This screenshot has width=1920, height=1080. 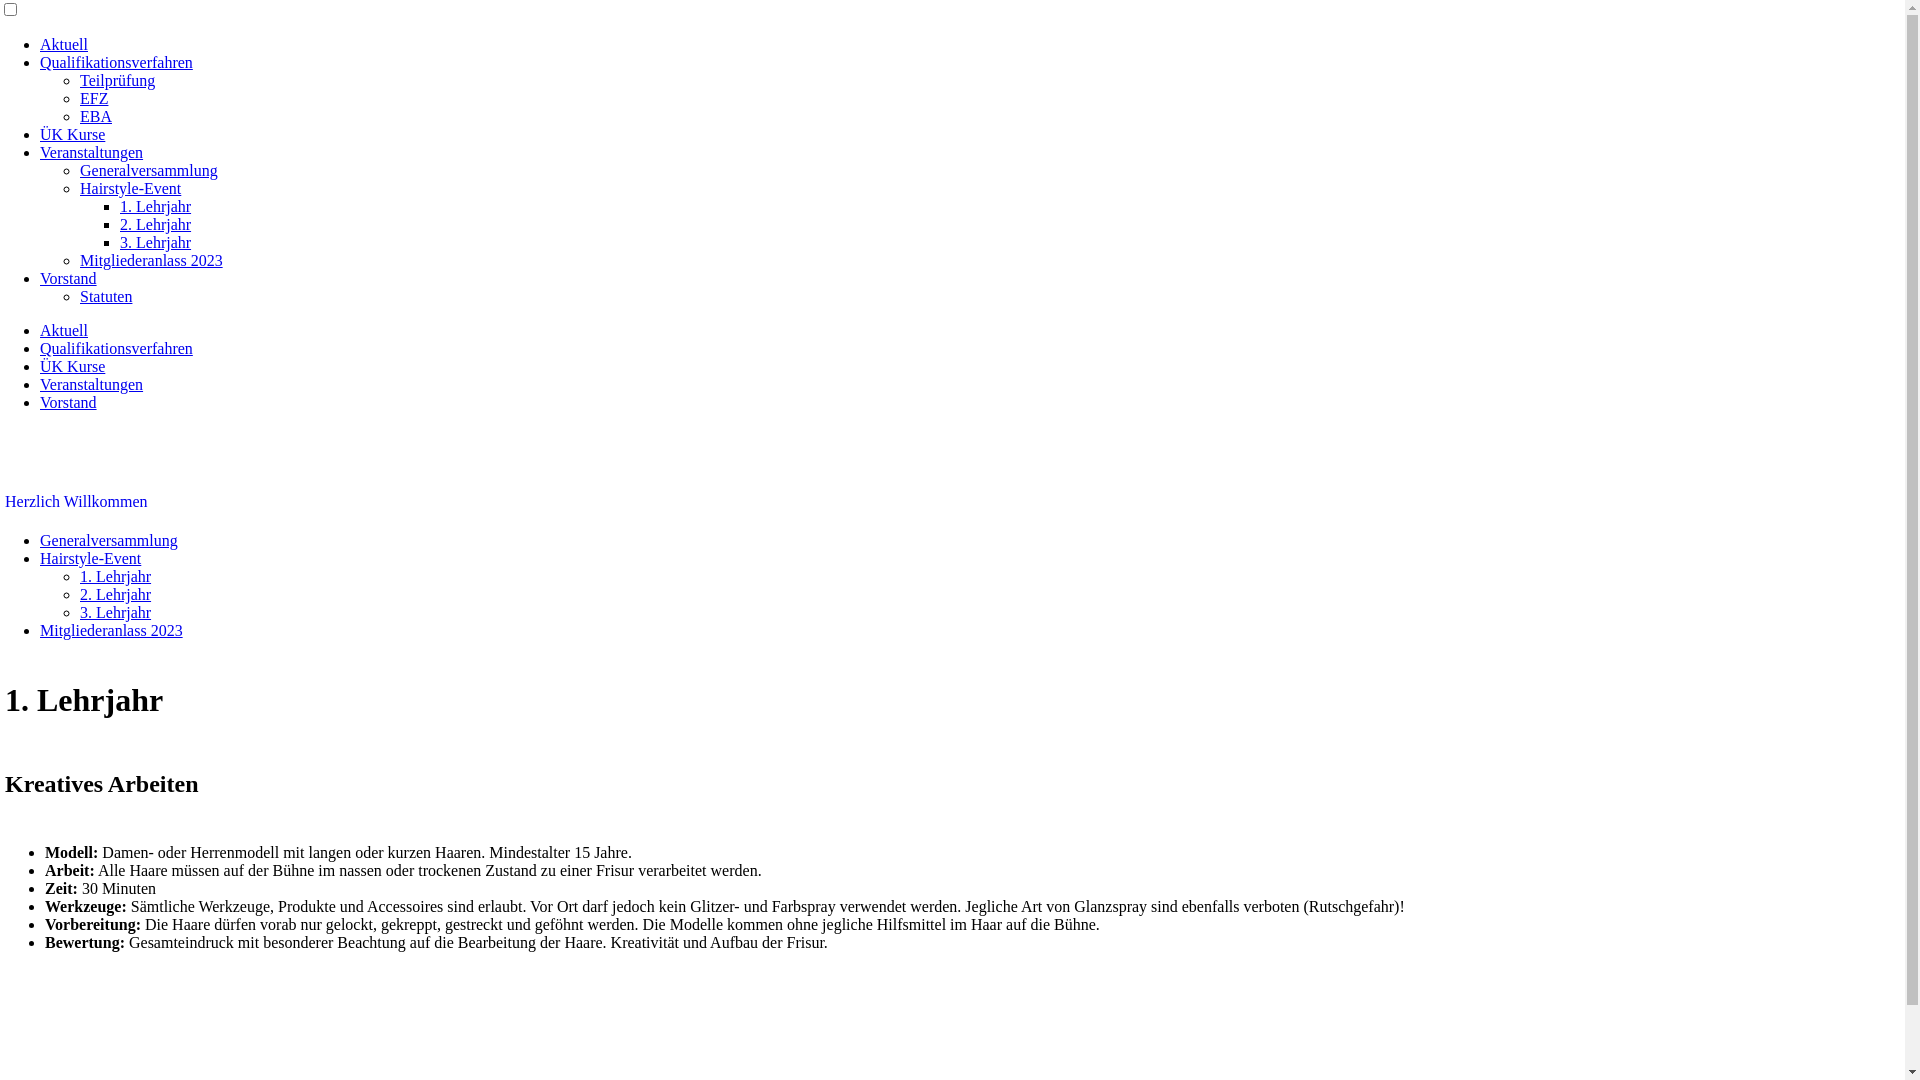 I want to click on 'EFZ', so click(x=93, y=98).